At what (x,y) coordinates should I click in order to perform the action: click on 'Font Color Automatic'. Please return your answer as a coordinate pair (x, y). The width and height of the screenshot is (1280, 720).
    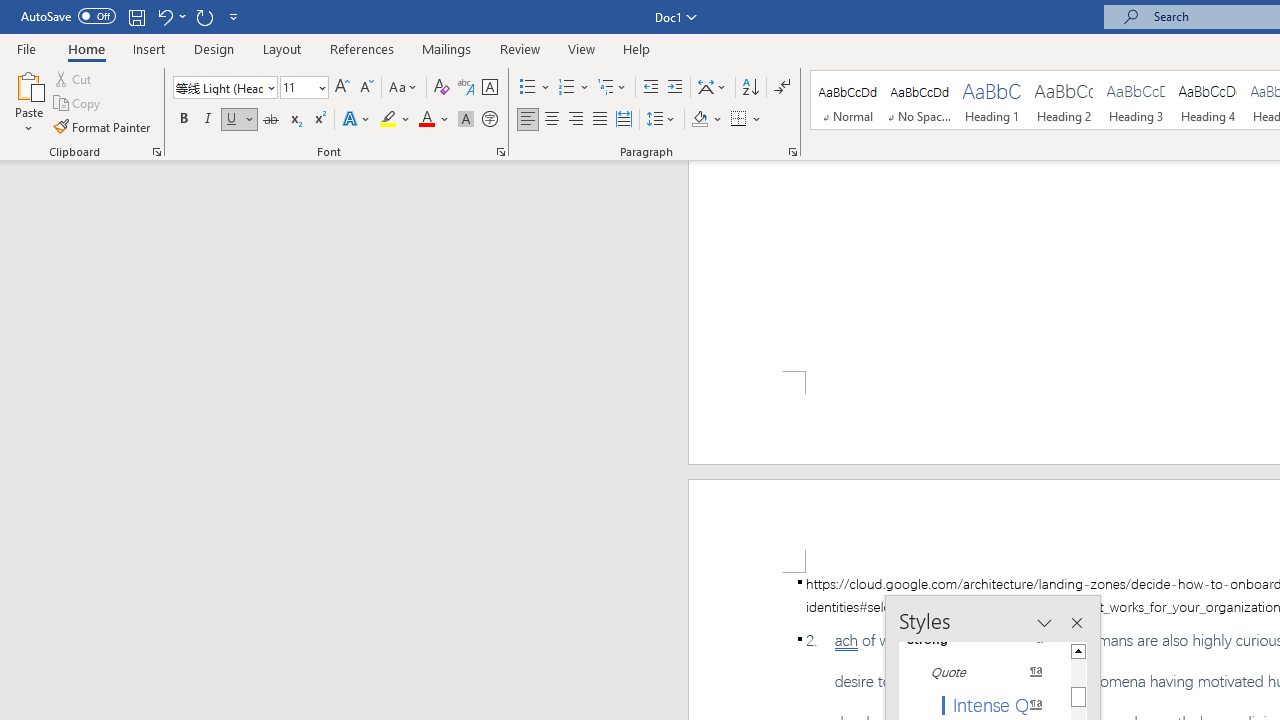
    Looking at the image, I should click on (425, 119).